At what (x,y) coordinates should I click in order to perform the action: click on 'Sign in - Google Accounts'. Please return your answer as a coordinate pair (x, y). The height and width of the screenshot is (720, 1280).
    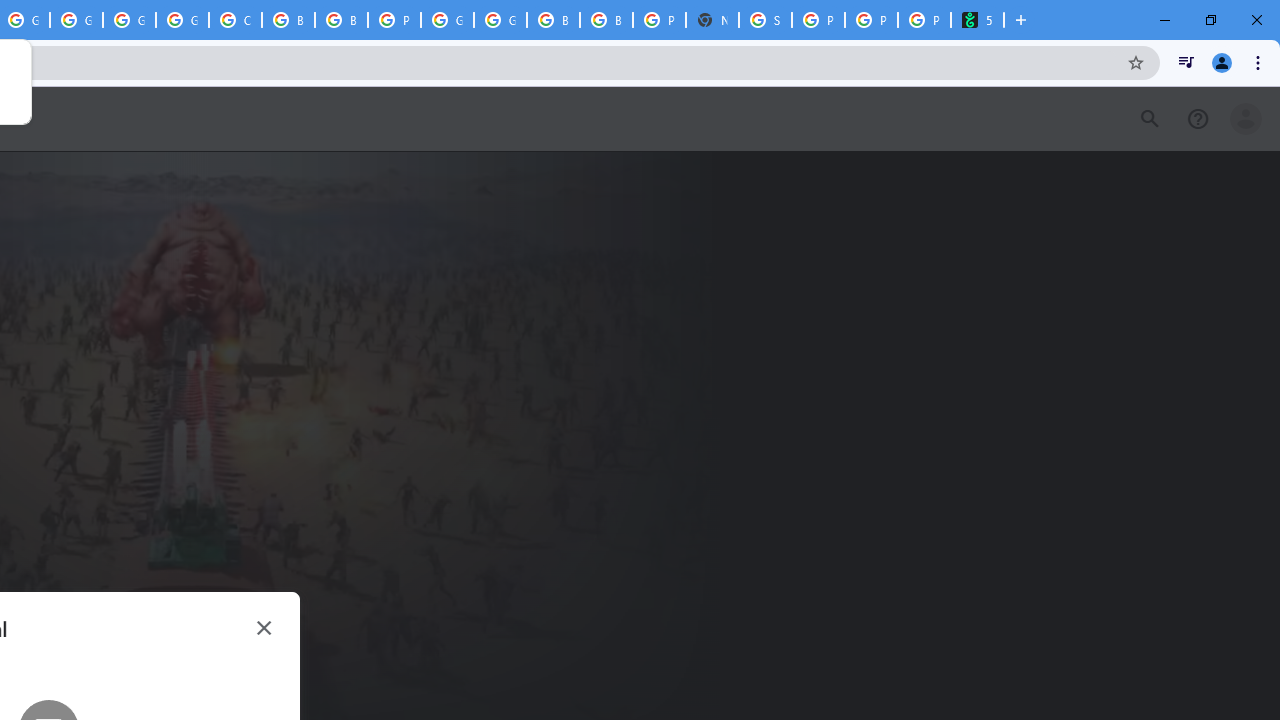
    Looking at the image, I should click on (764, 20).